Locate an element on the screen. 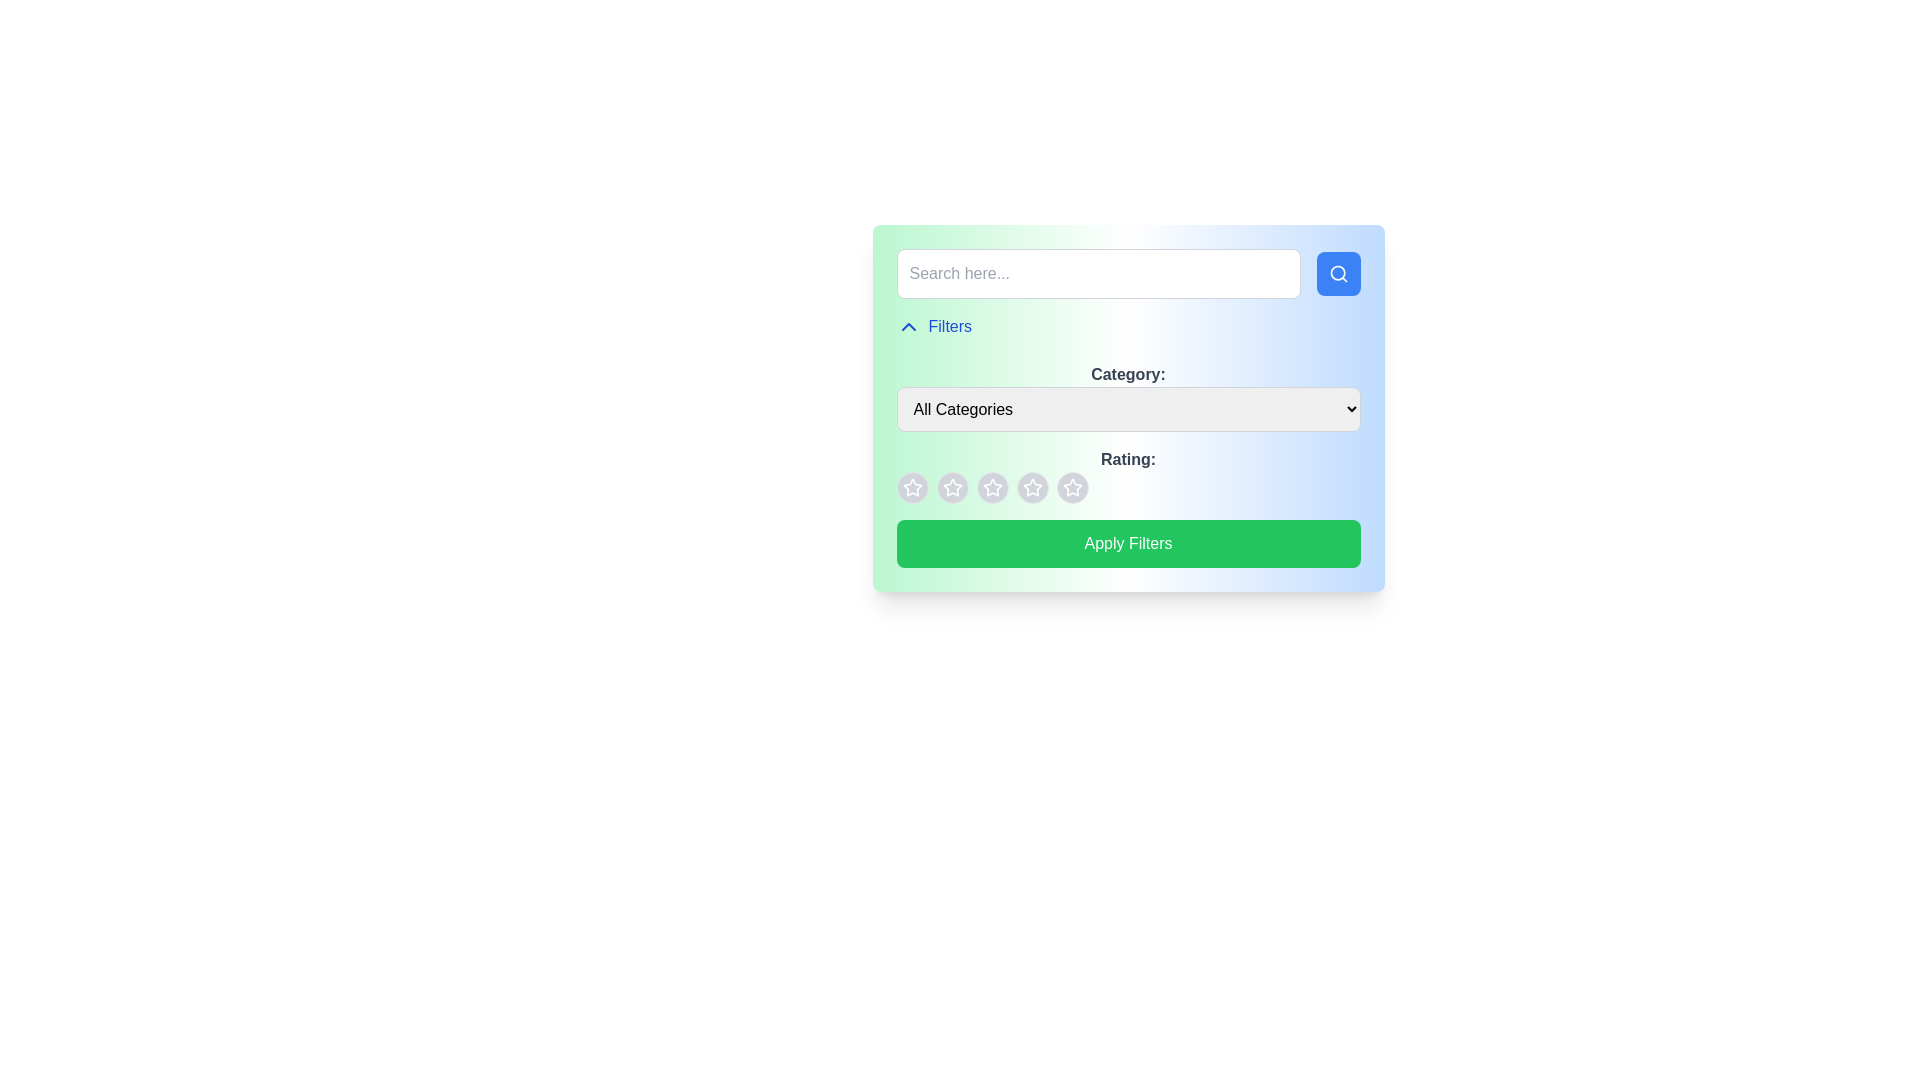  the 'Filters' button is located at coordinates (933, 326).